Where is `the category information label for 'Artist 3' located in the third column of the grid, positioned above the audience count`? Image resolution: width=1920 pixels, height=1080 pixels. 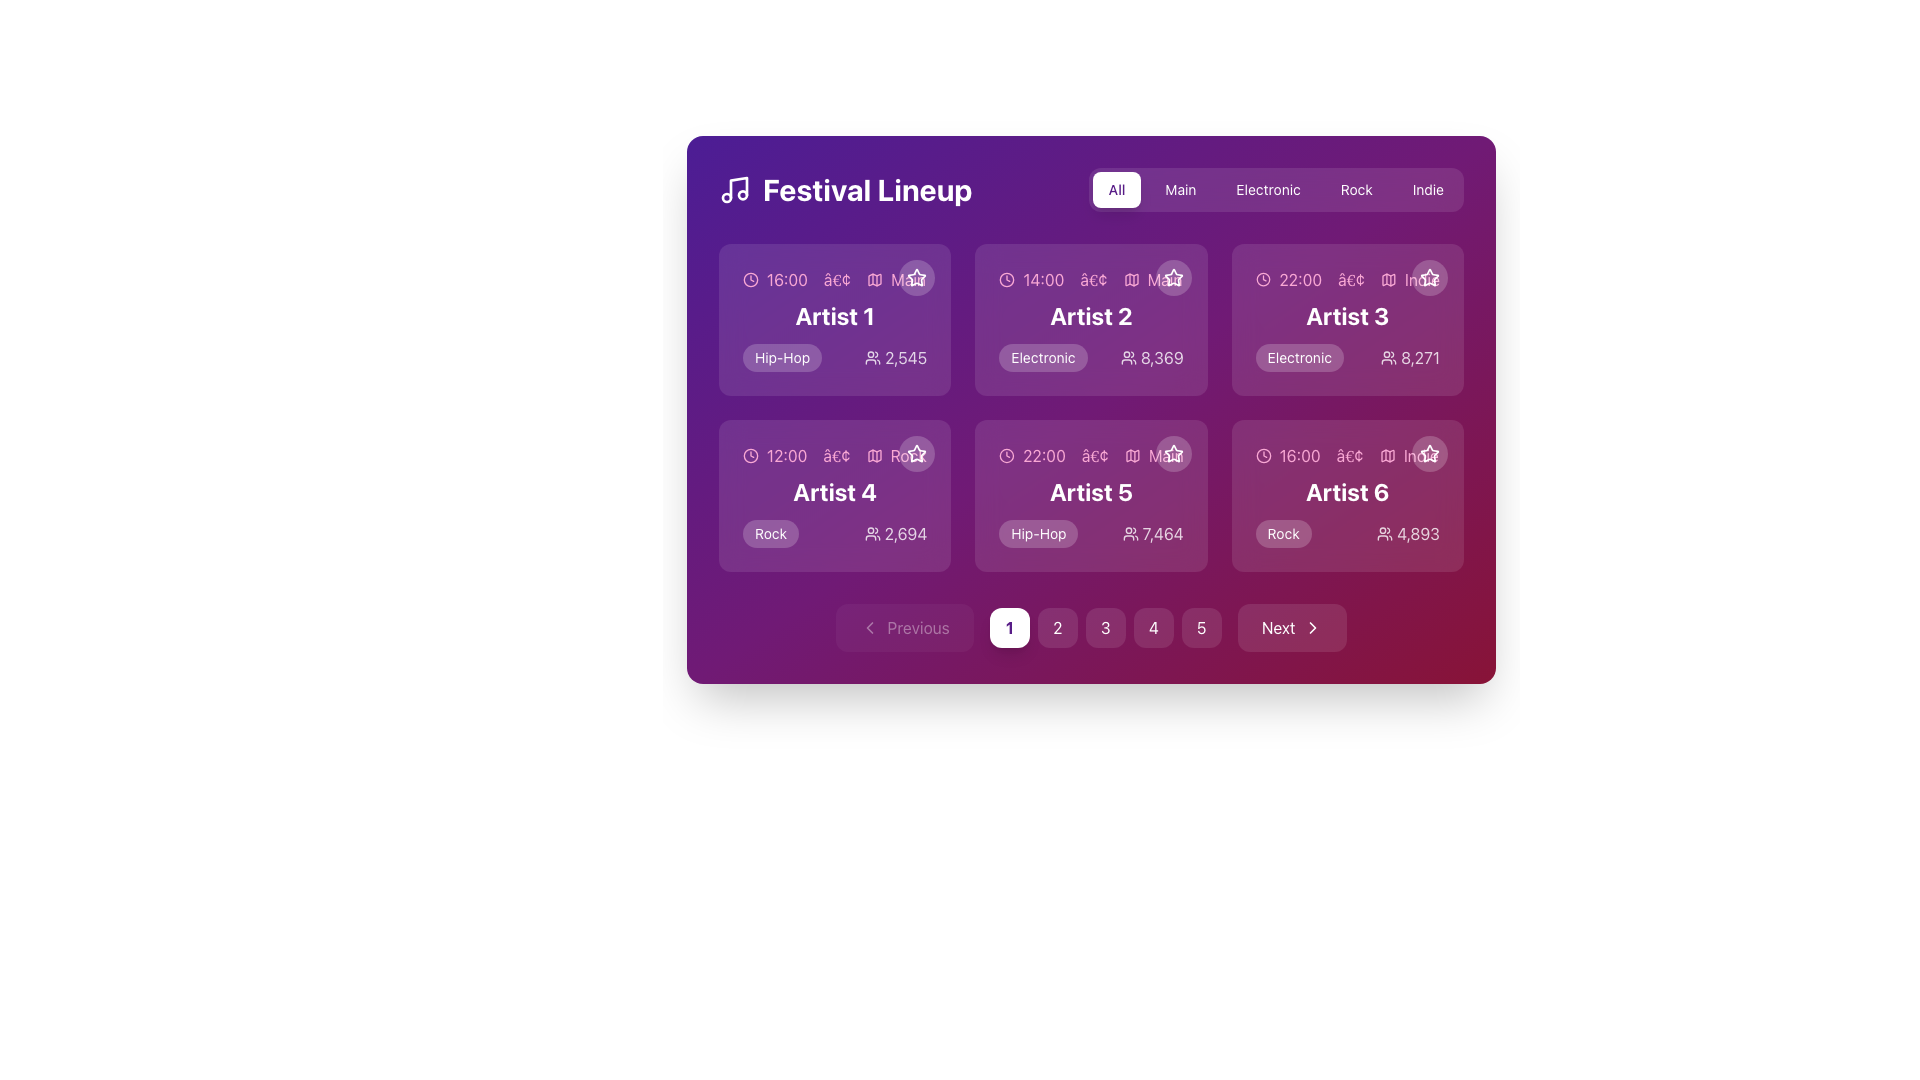 the category information label for 'Artist 3' located in the third column of the grid, positioned above the audience count is located at coordinates (1299, 357).